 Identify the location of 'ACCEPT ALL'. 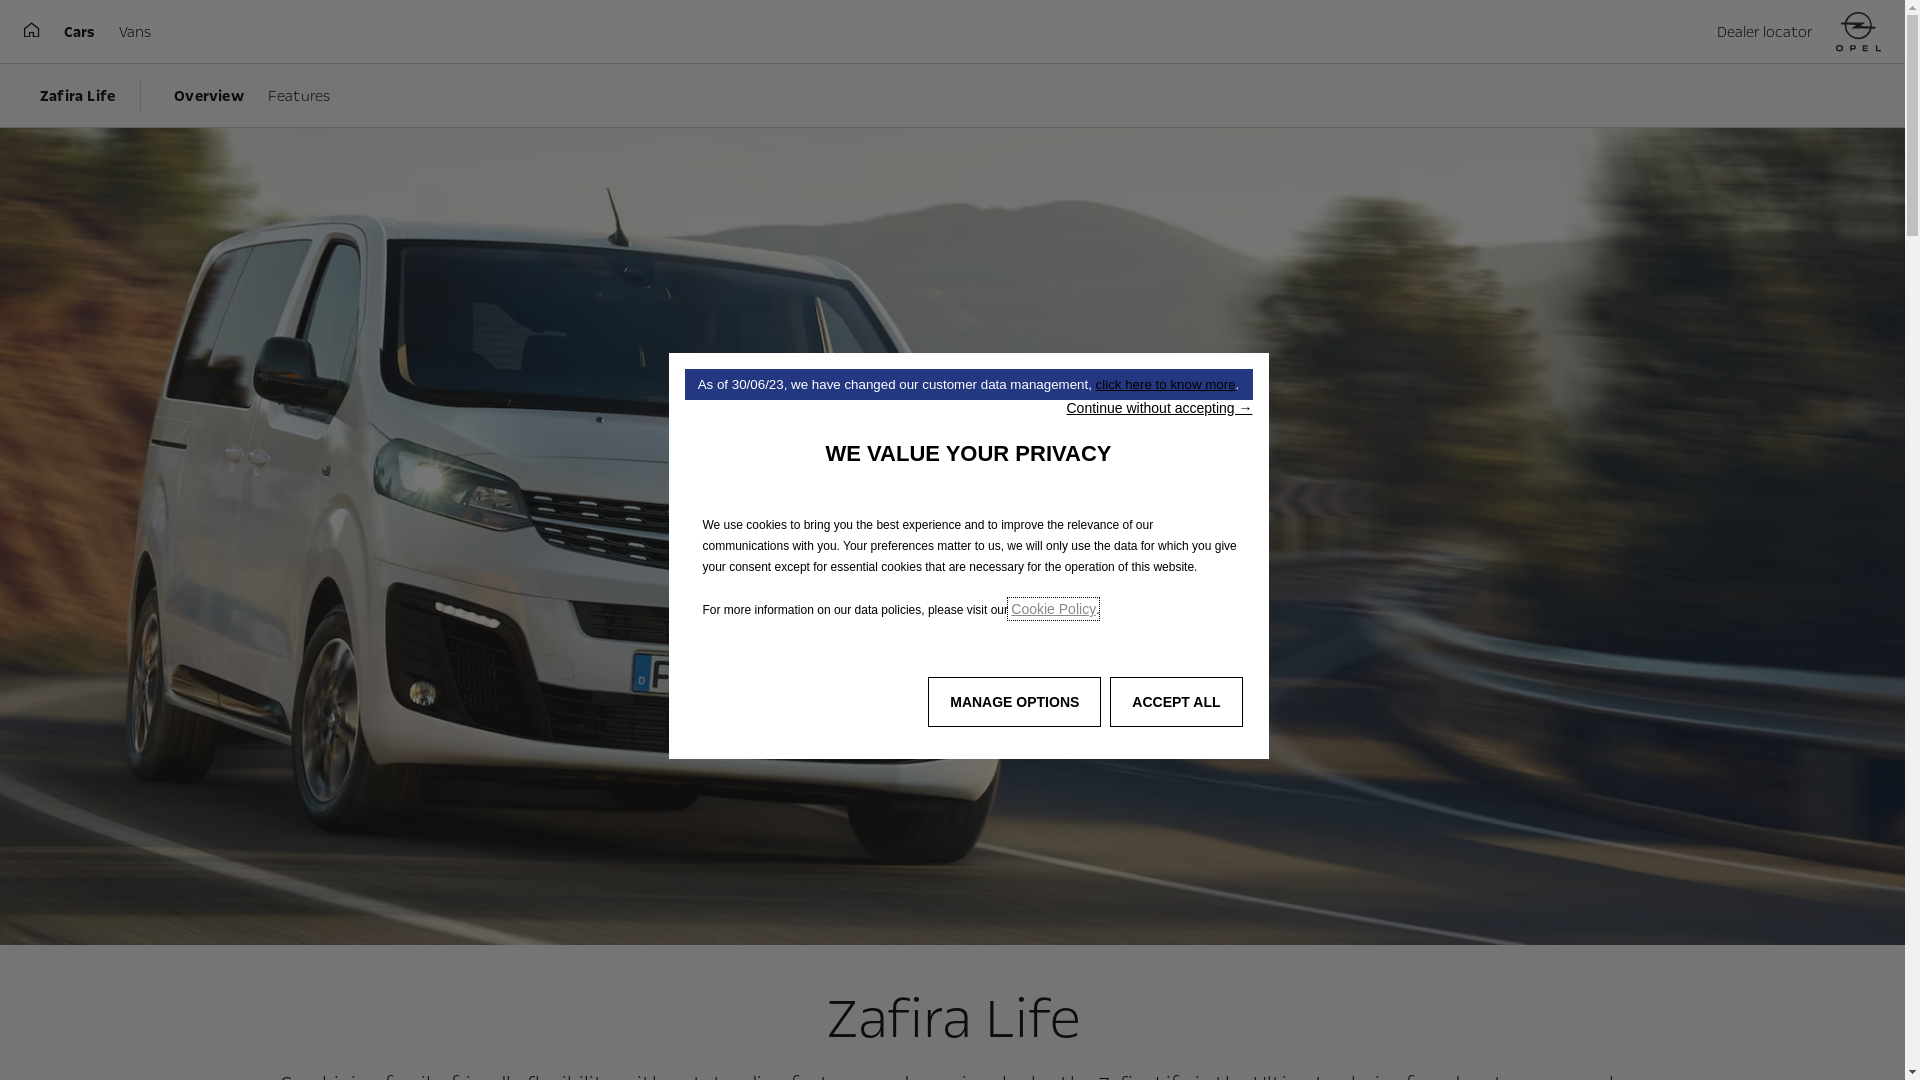
(1108, 701).